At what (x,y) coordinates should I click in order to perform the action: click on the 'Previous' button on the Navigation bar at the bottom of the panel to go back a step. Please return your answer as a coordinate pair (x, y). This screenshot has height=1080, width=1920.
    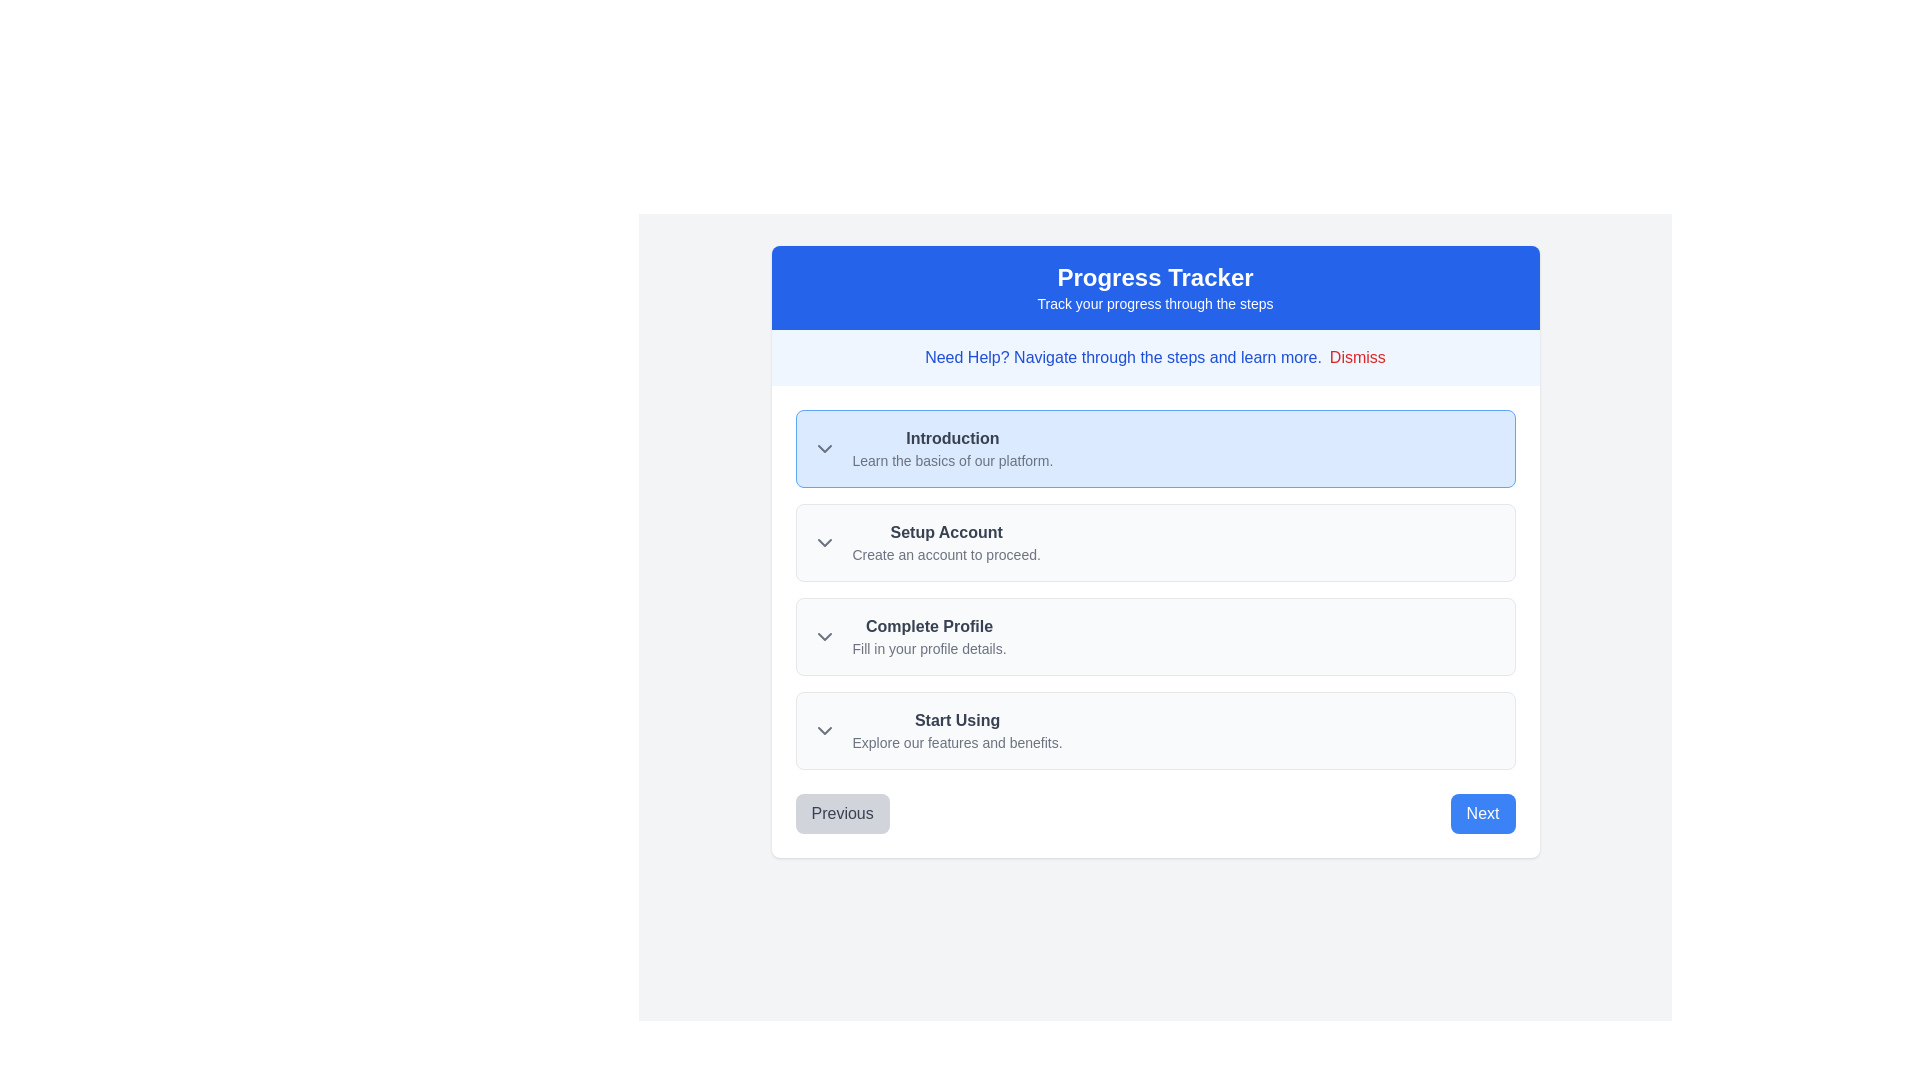
    Looking at the image, I should click on (1155, 813).